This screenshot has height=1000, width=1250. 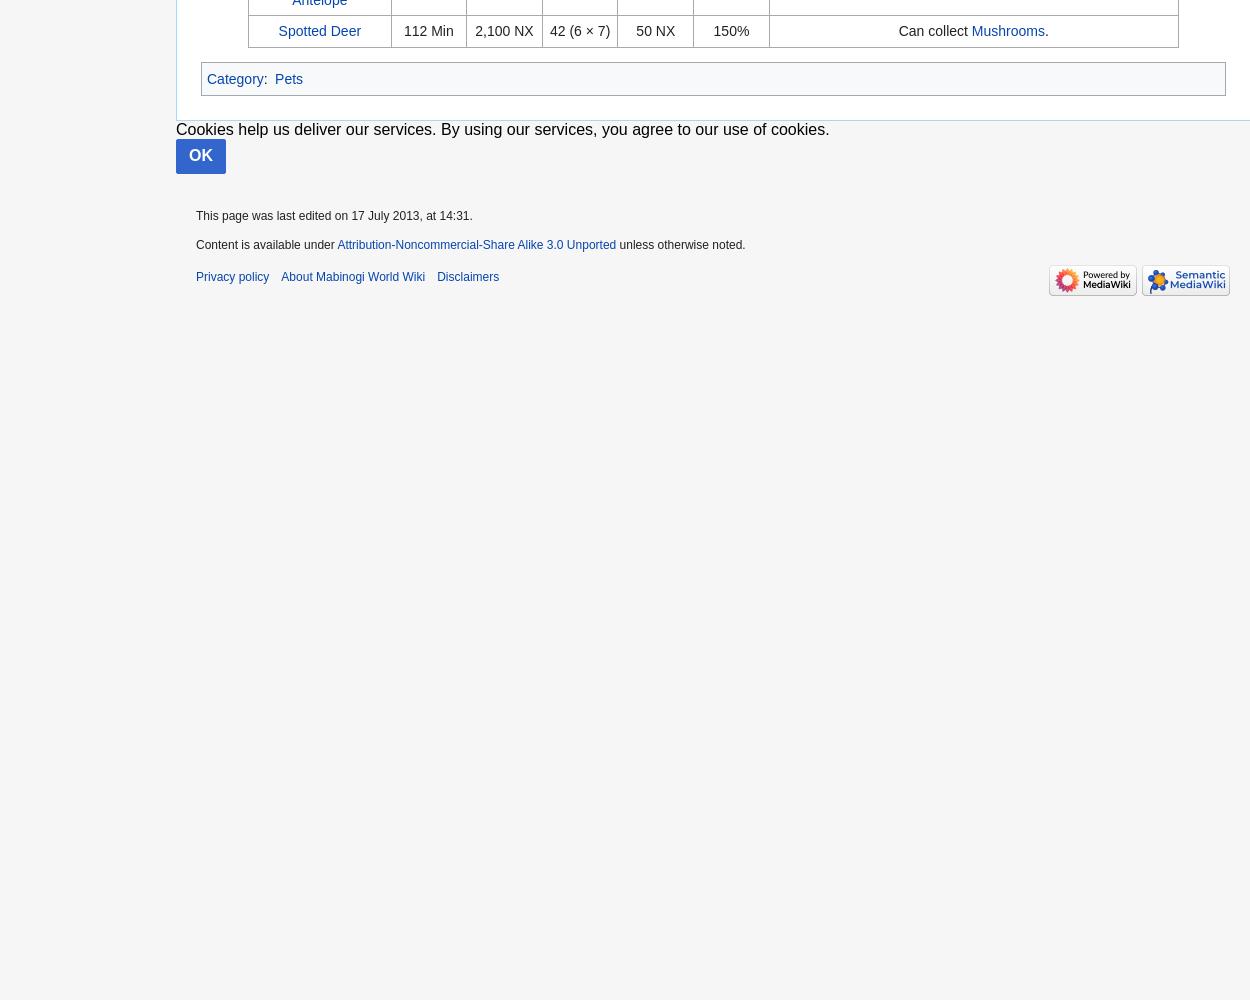 What do you see at coordinates (636, 31) in the screenshot?
I see `'50 NX'` at bounding box center [636, 31].